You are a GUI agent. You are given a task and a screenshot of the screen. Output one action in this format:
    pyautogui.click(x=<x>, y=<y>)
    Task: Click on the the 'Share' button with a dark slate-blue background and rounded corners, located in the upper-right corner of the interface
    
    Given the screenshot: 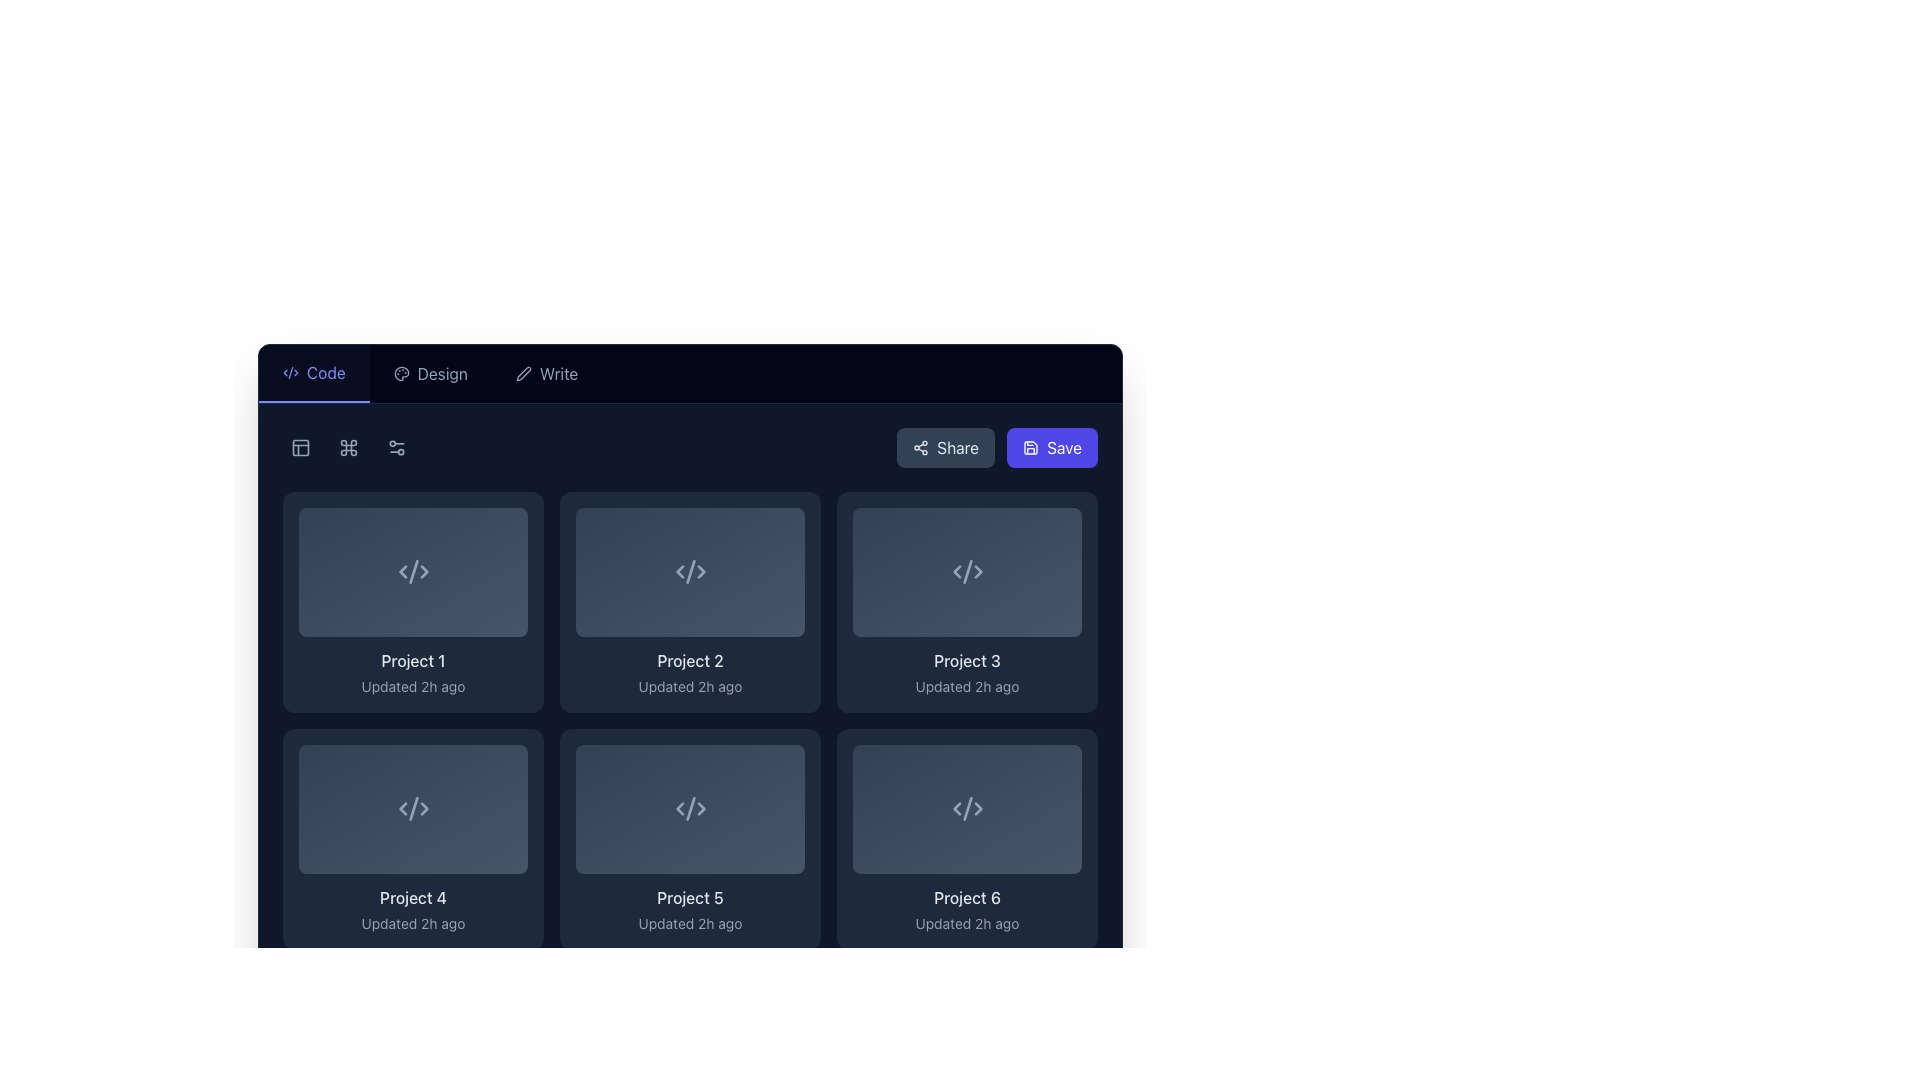 What is the action you would take?
    pyautogui.click(x=945, y=446)
    